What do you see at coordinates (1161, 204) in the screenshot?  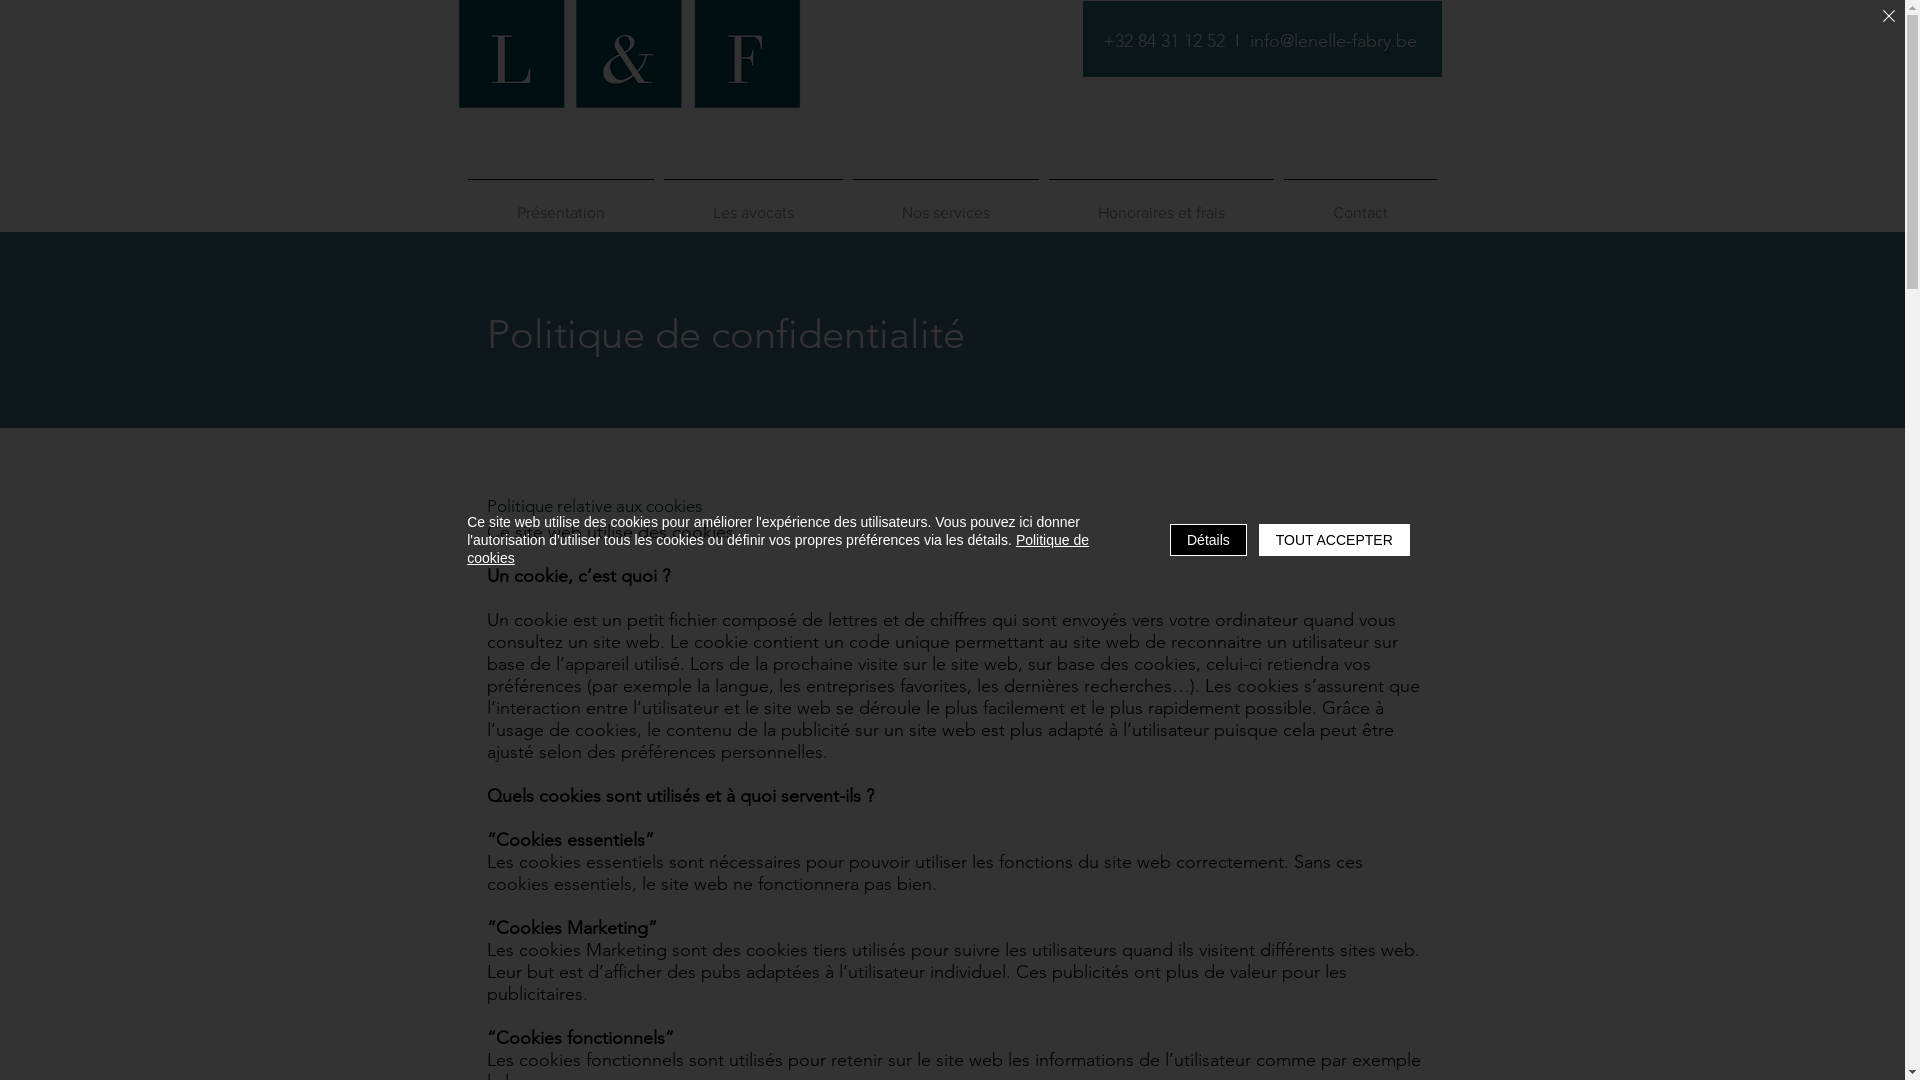 I see `'Honoraires et frais'` at bounding box center [1161, 204].